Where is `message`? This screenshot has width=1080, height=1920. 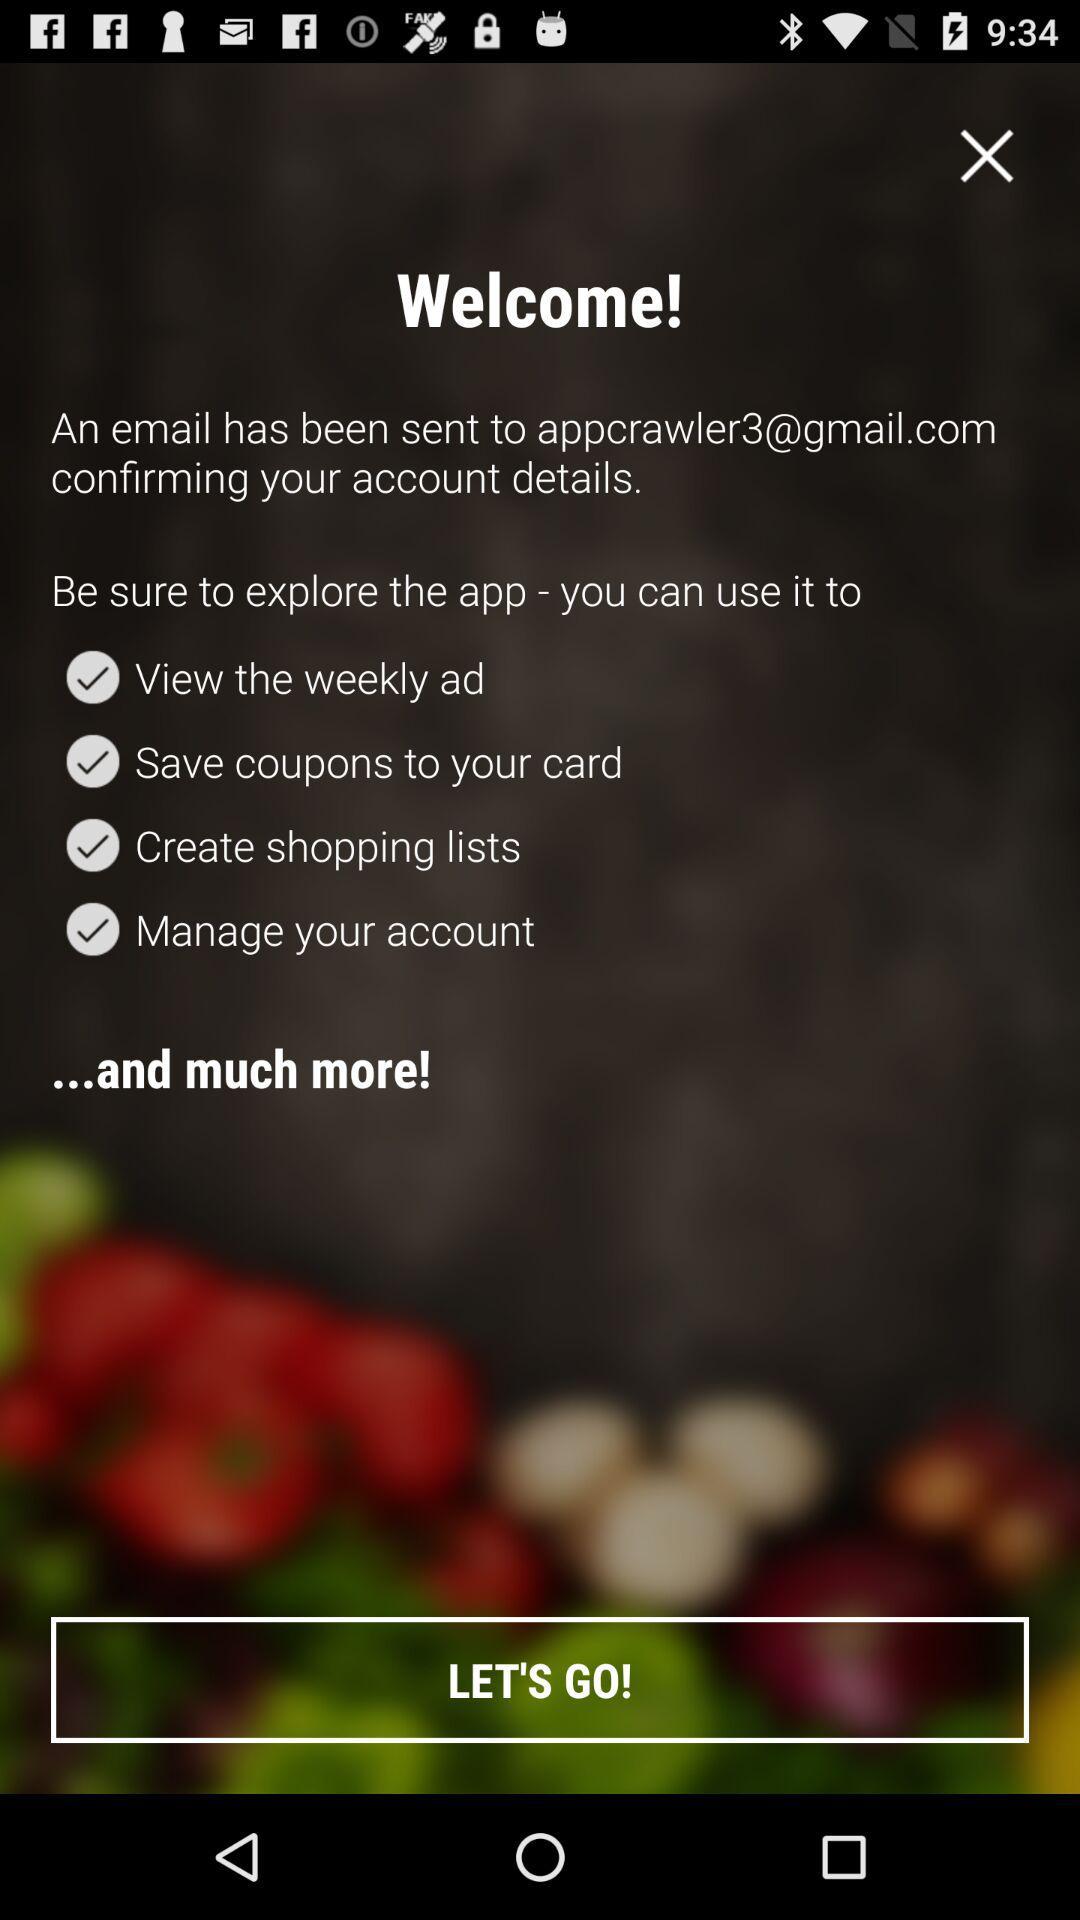 message is located at coordinates (986, 154).